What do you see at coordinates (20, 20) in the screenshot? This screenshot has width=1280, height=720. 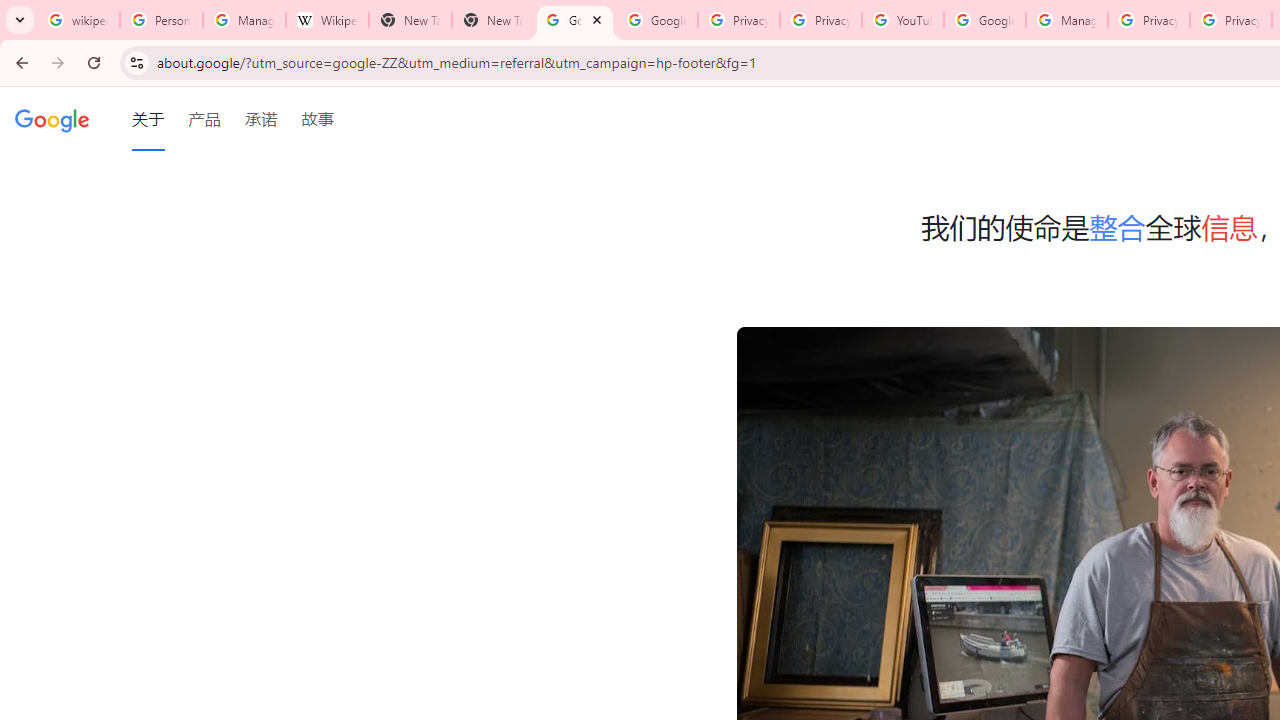 I see `'Search tabs'` at bounding box center [20, 20].